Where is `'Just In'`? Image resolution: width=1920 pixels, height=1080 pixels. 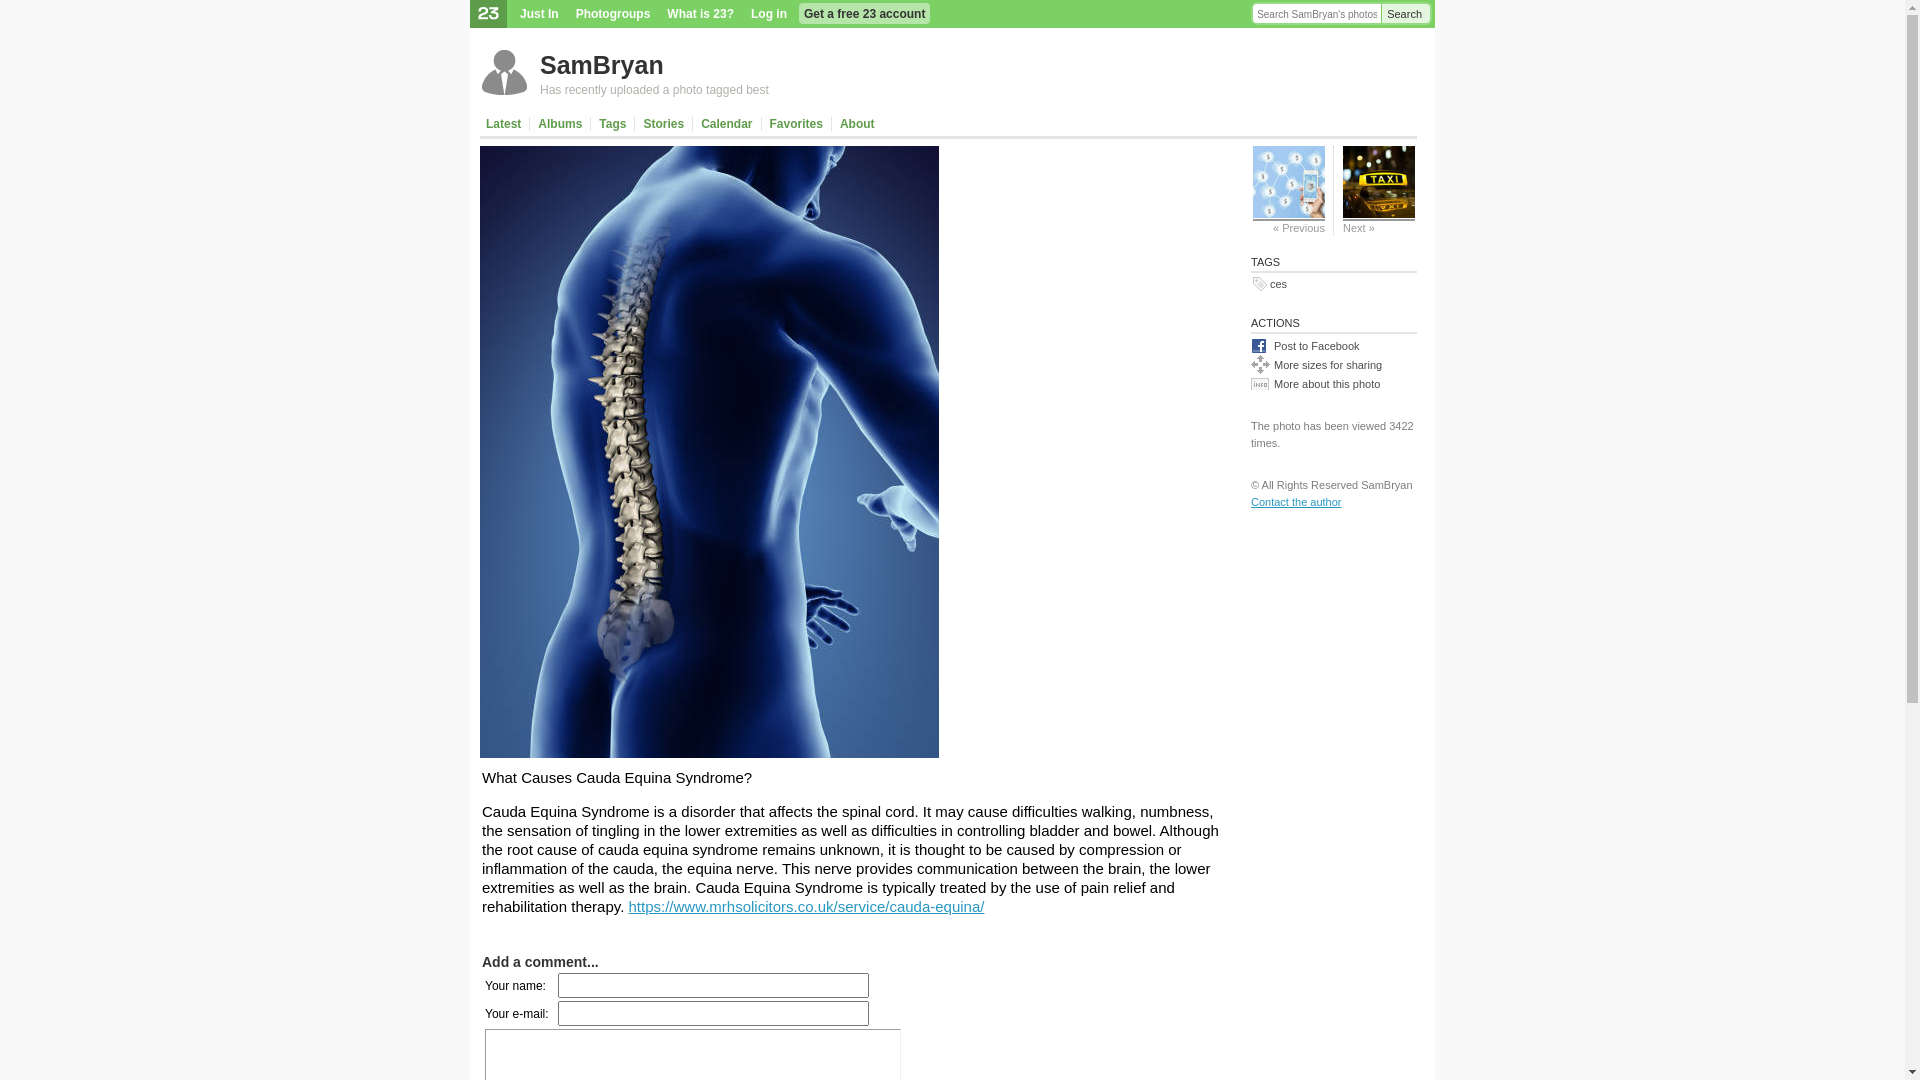
'Just In' is located at coordinates (539, 14).